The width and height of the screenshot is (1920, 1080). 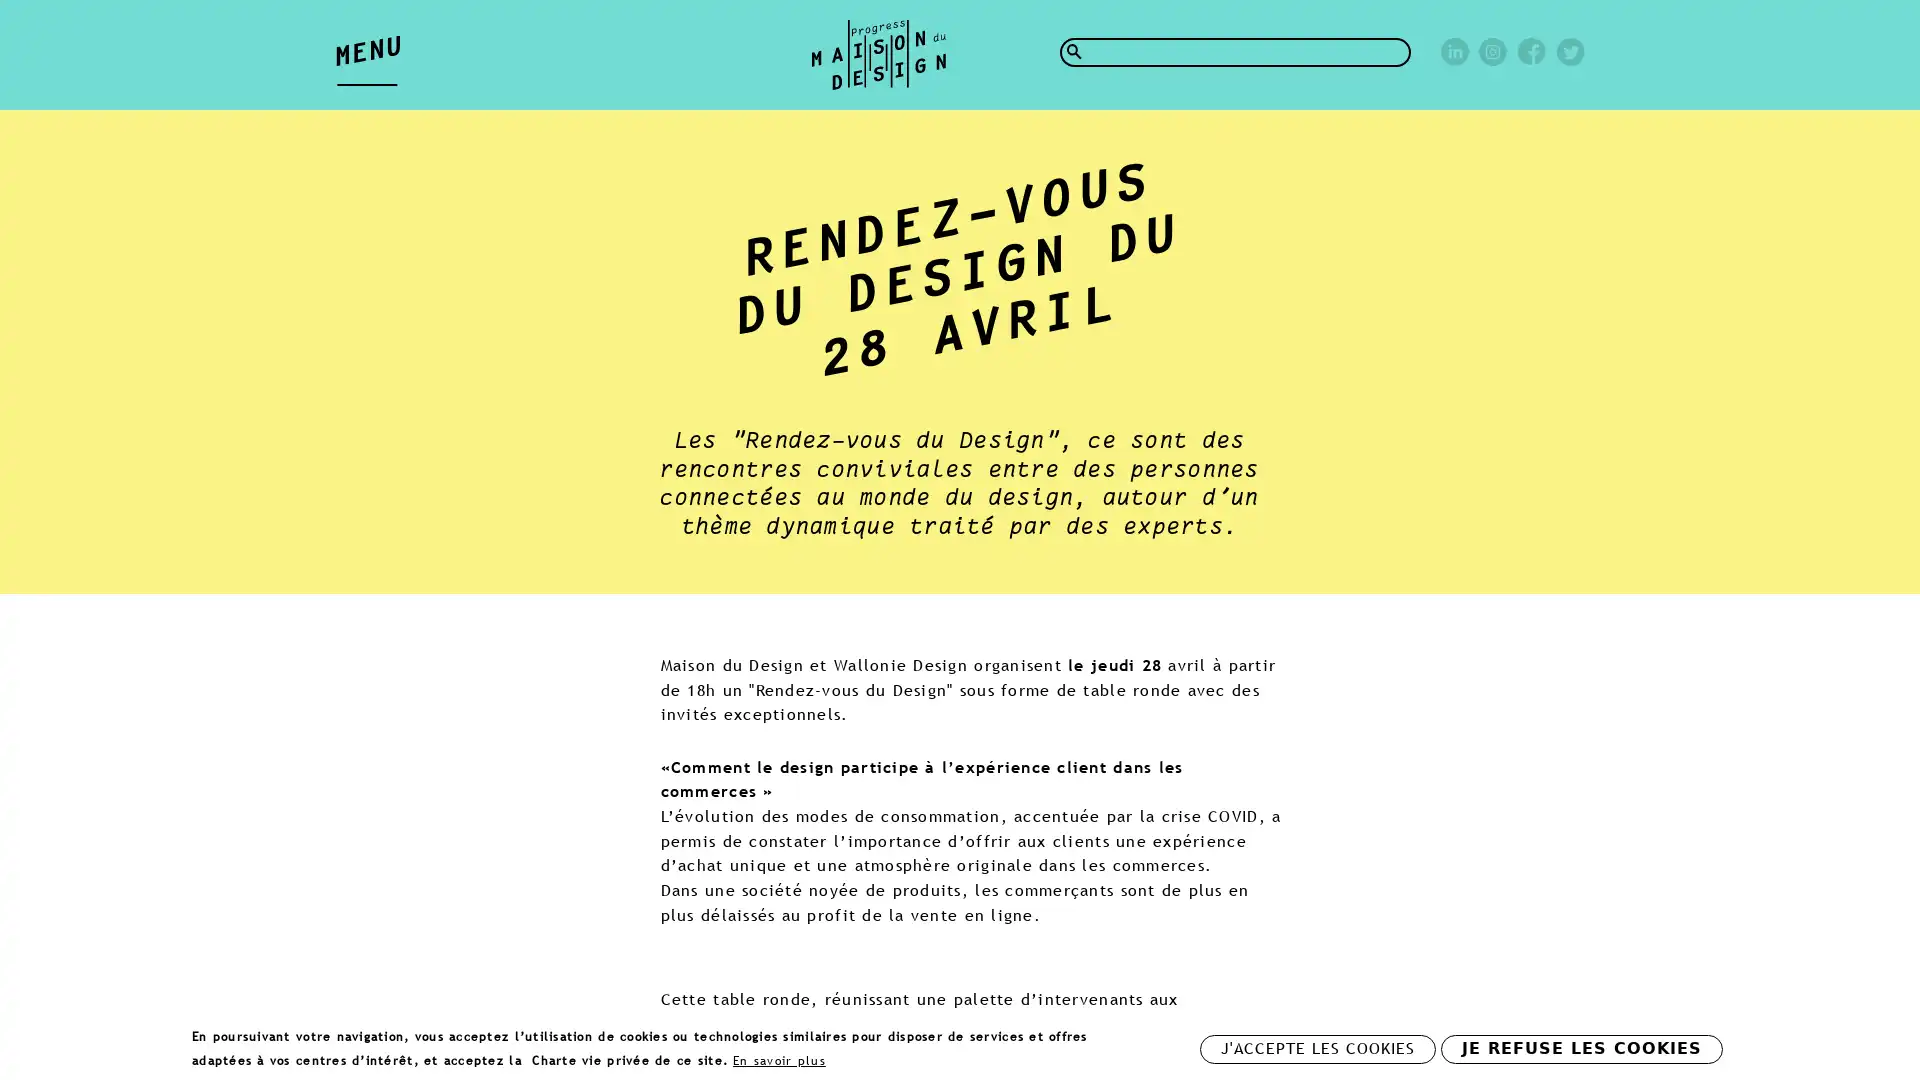 What do you see at coordinates (1581, 1048) in the screenshot?
I see `JE REFUSE LES COOKIES` at bounding box center [1581, 1048].